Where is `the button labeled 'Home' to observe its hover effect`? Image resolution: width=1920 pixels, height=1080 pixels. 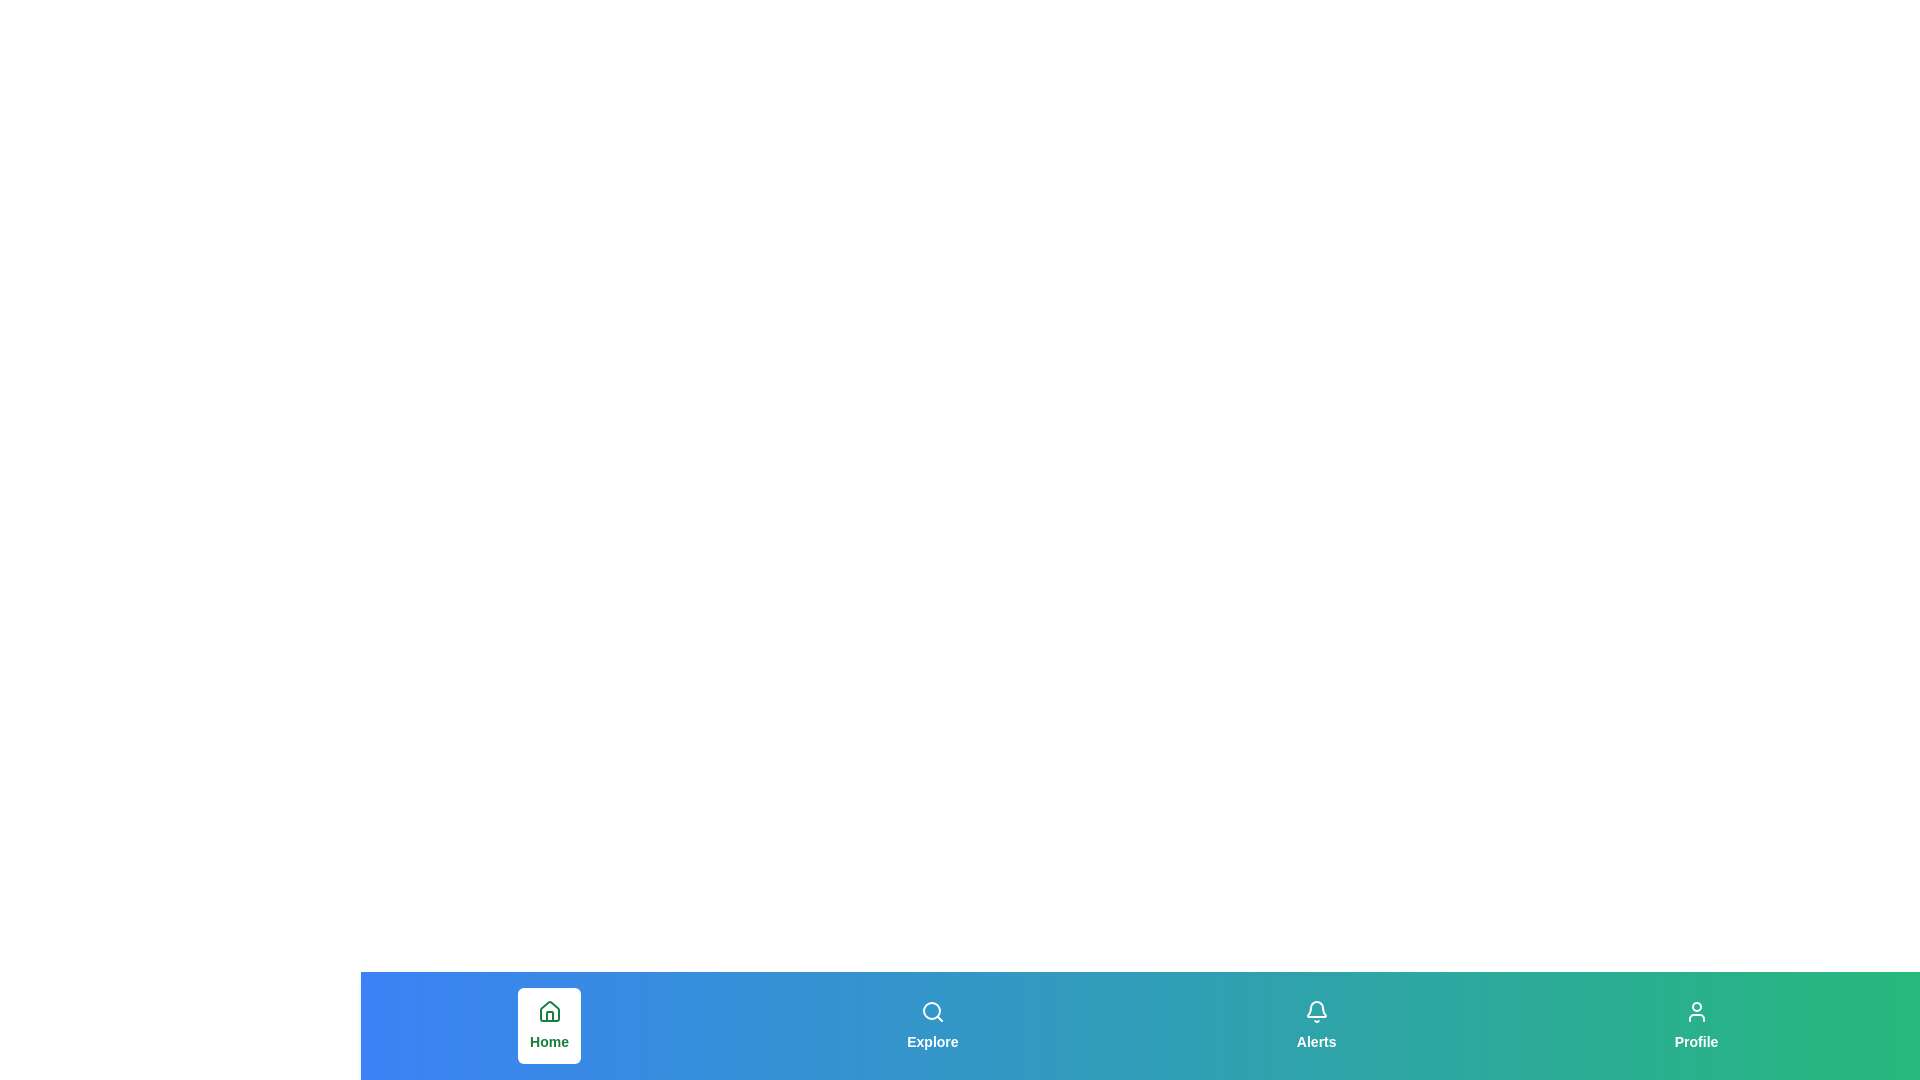
the button labeled 'Home' to observe its hover effect is located at coordinates (549, 1026).